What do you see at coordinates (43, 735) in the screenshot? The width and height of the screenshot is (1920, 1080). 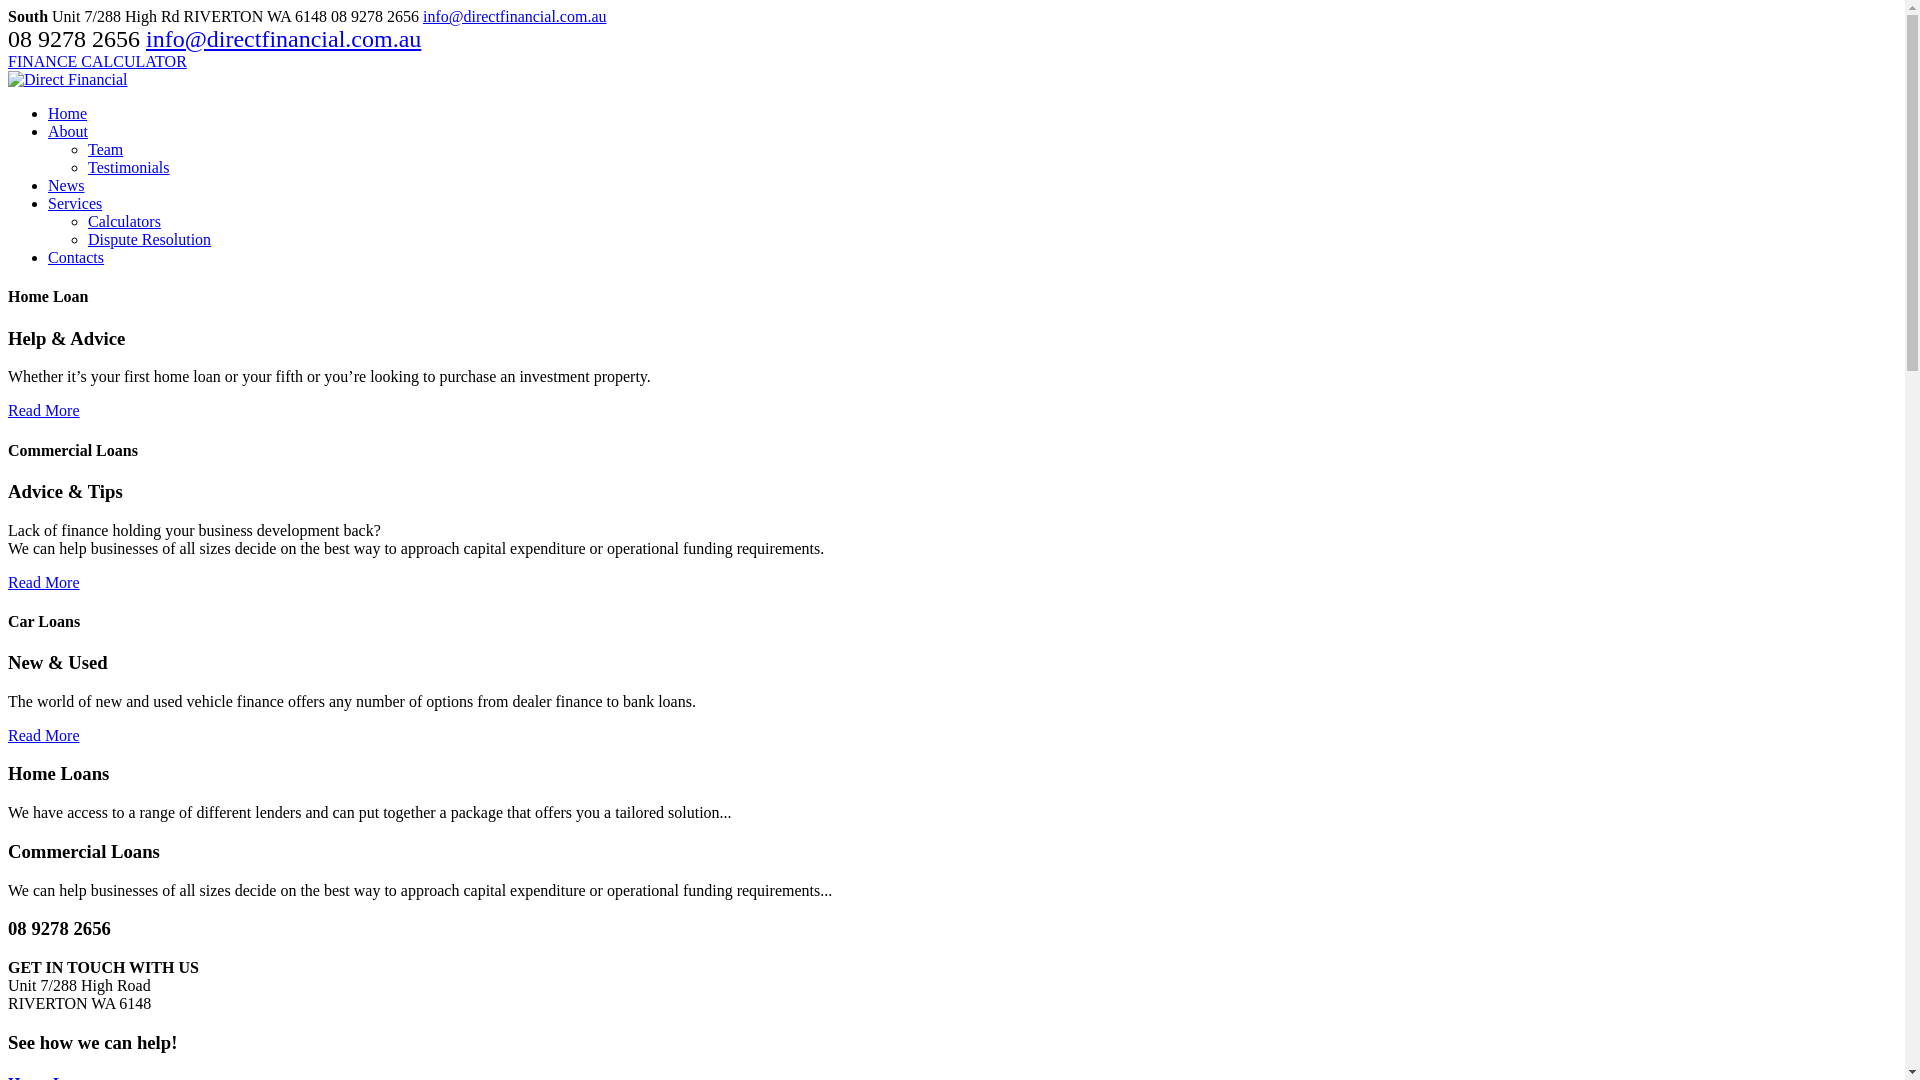 I see `'Read More'` at bounding box center [43, 735].